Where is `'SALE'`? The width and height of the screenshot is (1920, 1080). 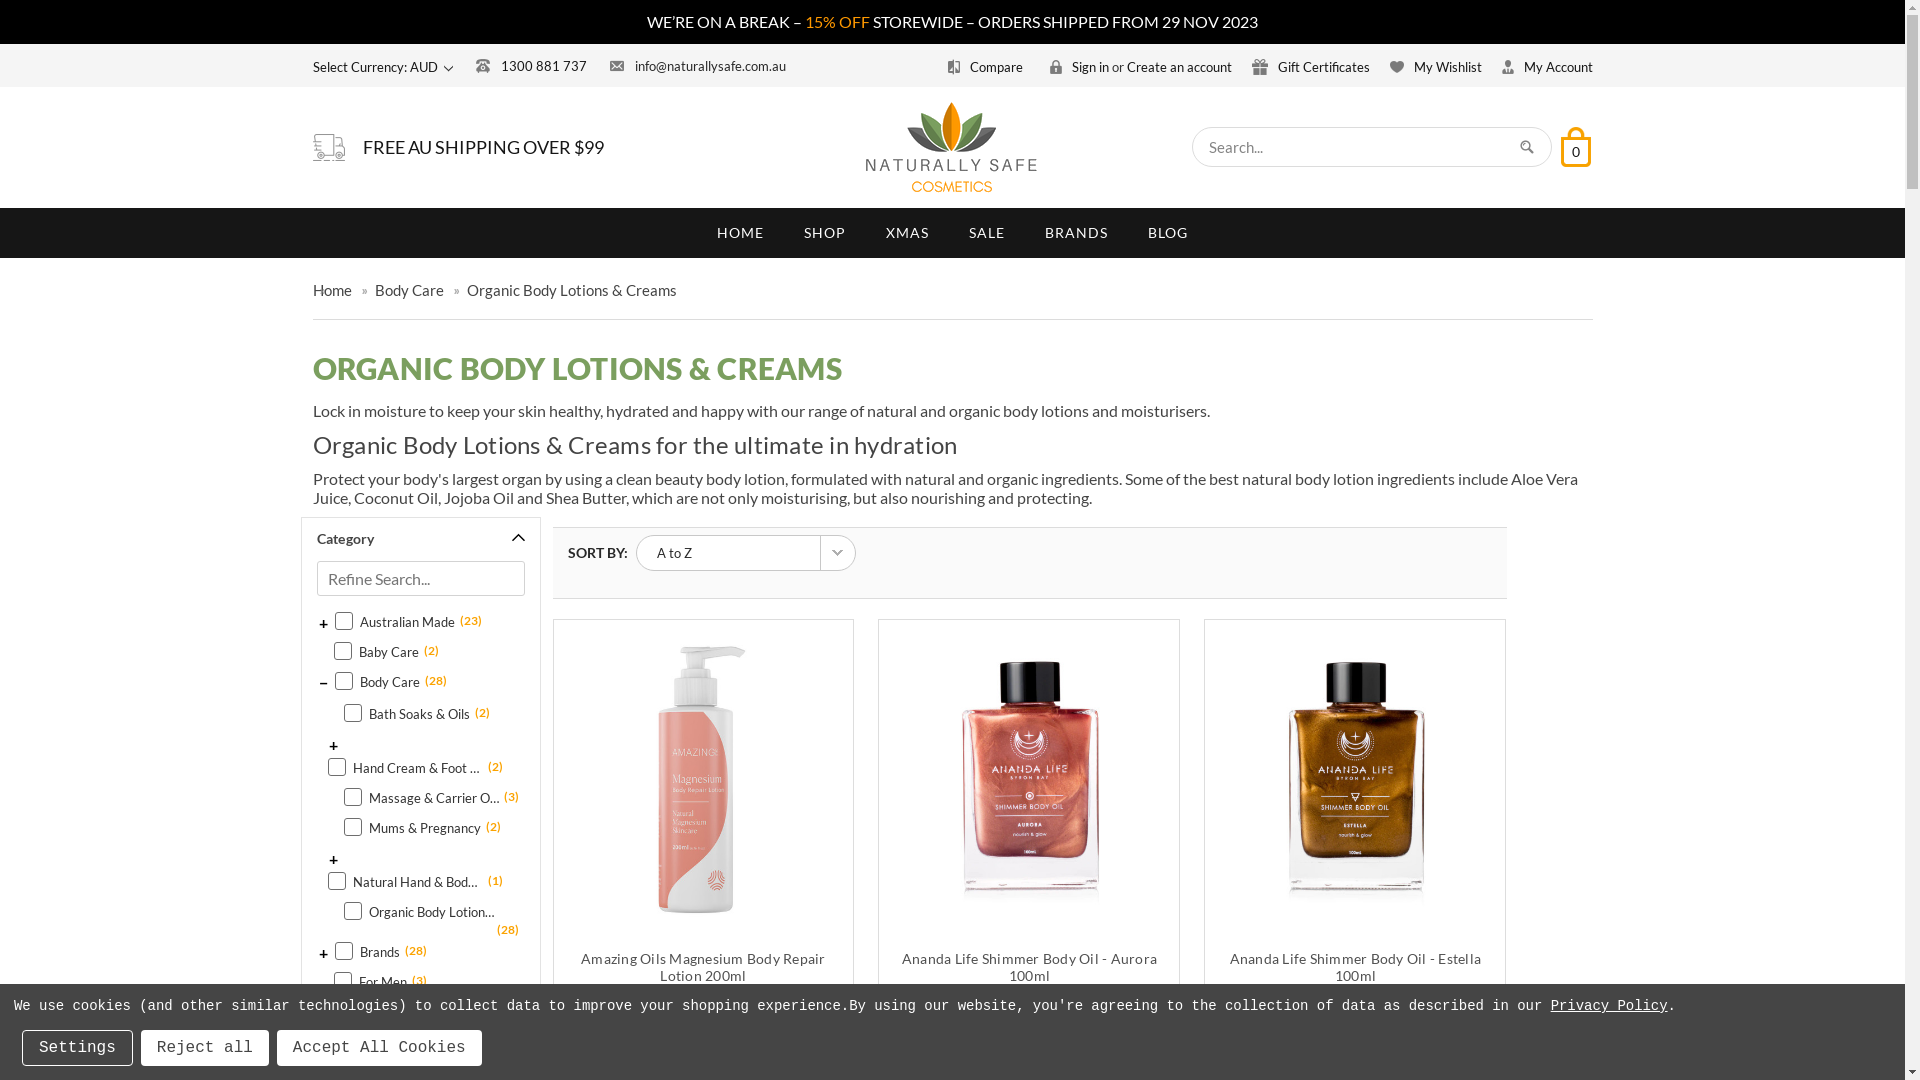 'SALE' is located at coordinates (987, 231).